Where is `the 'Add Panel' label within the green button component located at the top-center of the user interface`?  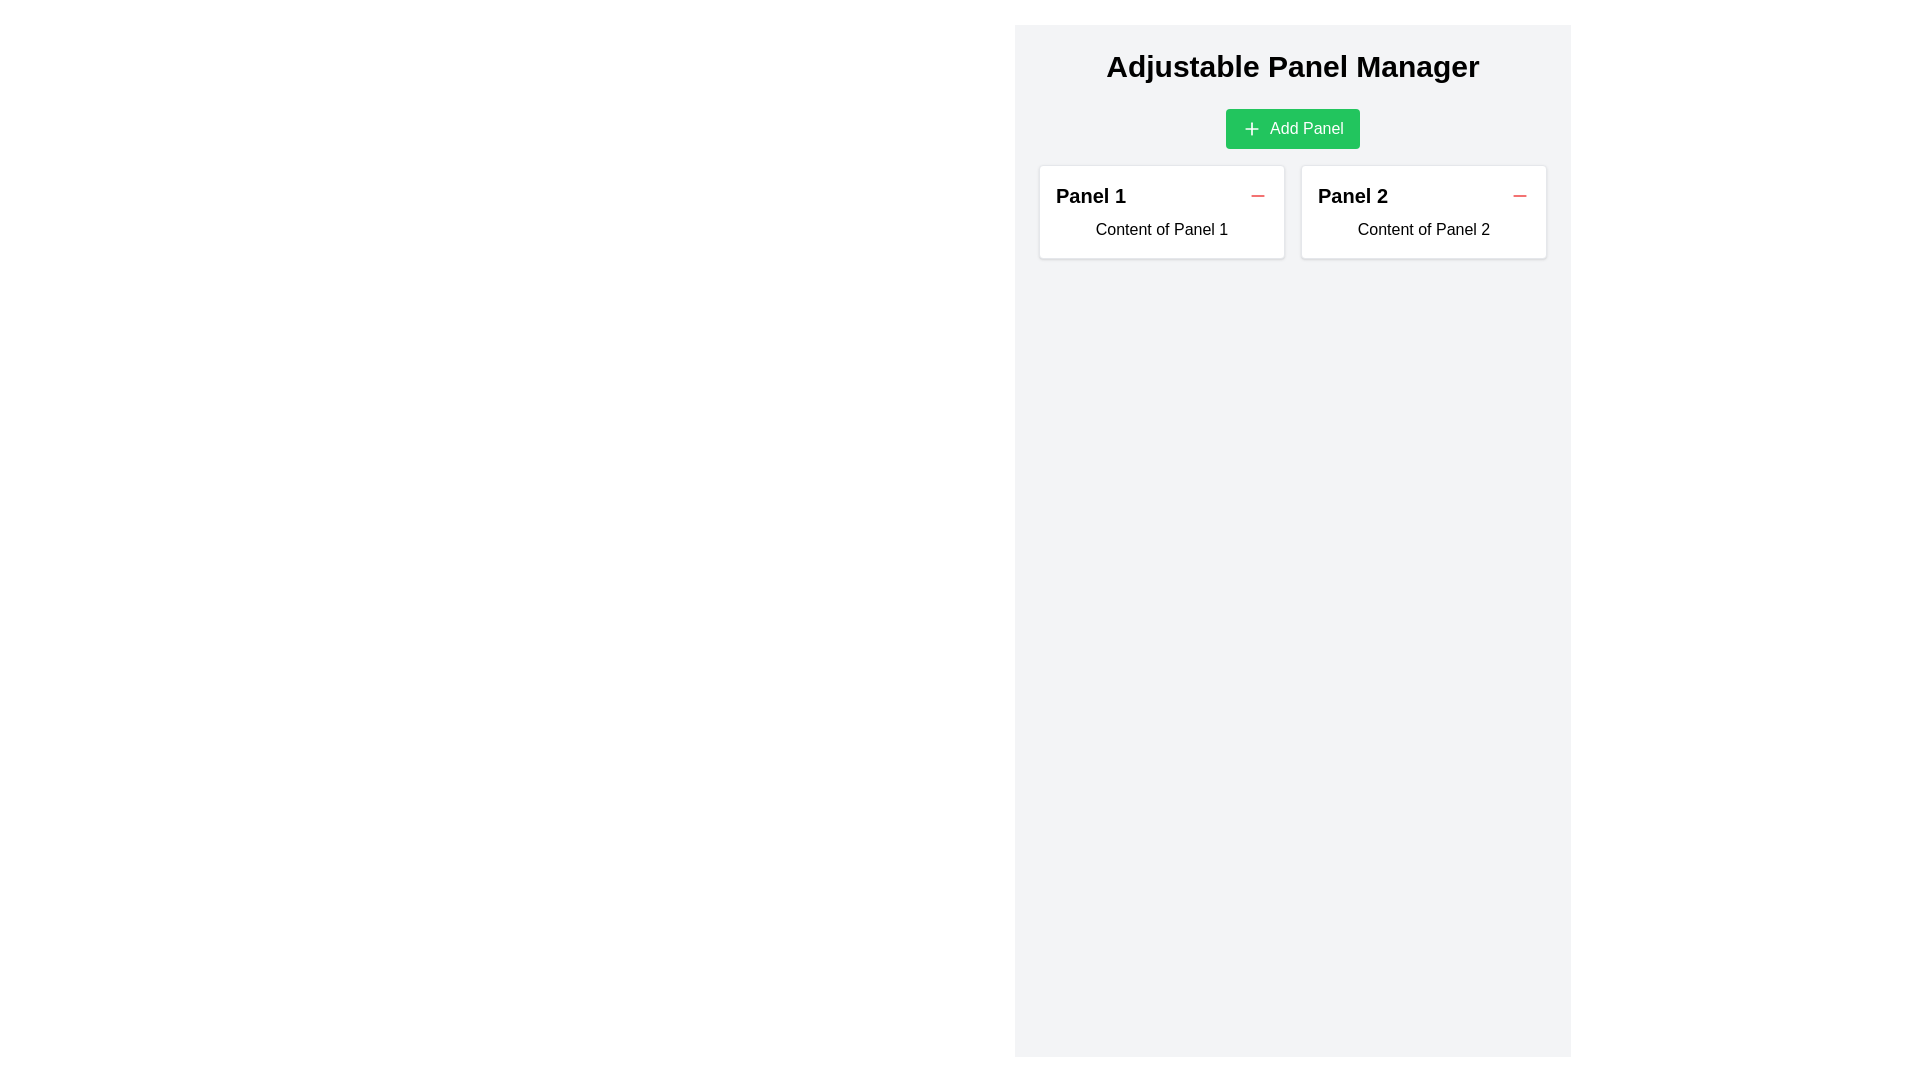 the 'Add Panel' label within the green button component located at the top-center of the user interface is located at coordinates (1306, 128).